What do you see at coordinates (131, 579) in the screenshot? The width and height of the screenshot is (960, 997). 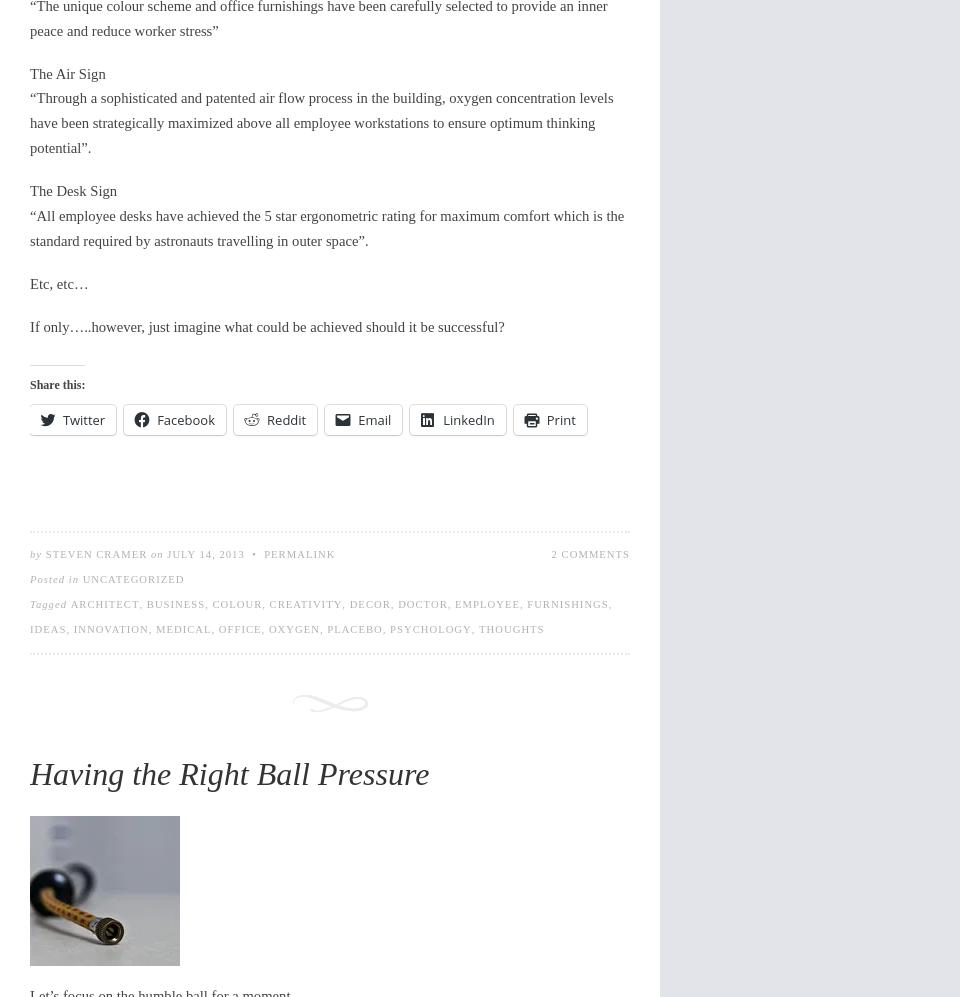 I see `'Uncategorized'` at bounding box center [131, 579].